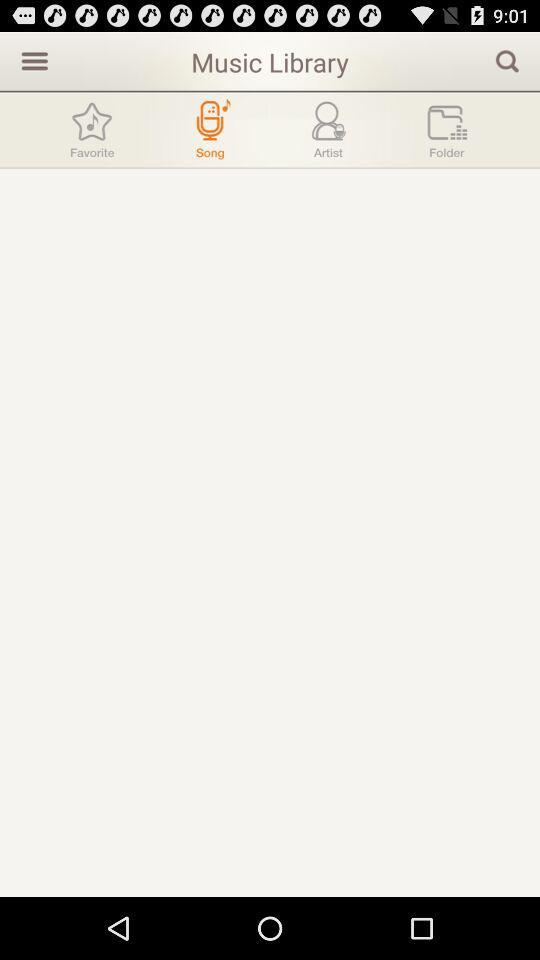  What do you see at coordinates (328, 128) in the screenshot?
I see `the item below music library` at bounding box center [328, 128].